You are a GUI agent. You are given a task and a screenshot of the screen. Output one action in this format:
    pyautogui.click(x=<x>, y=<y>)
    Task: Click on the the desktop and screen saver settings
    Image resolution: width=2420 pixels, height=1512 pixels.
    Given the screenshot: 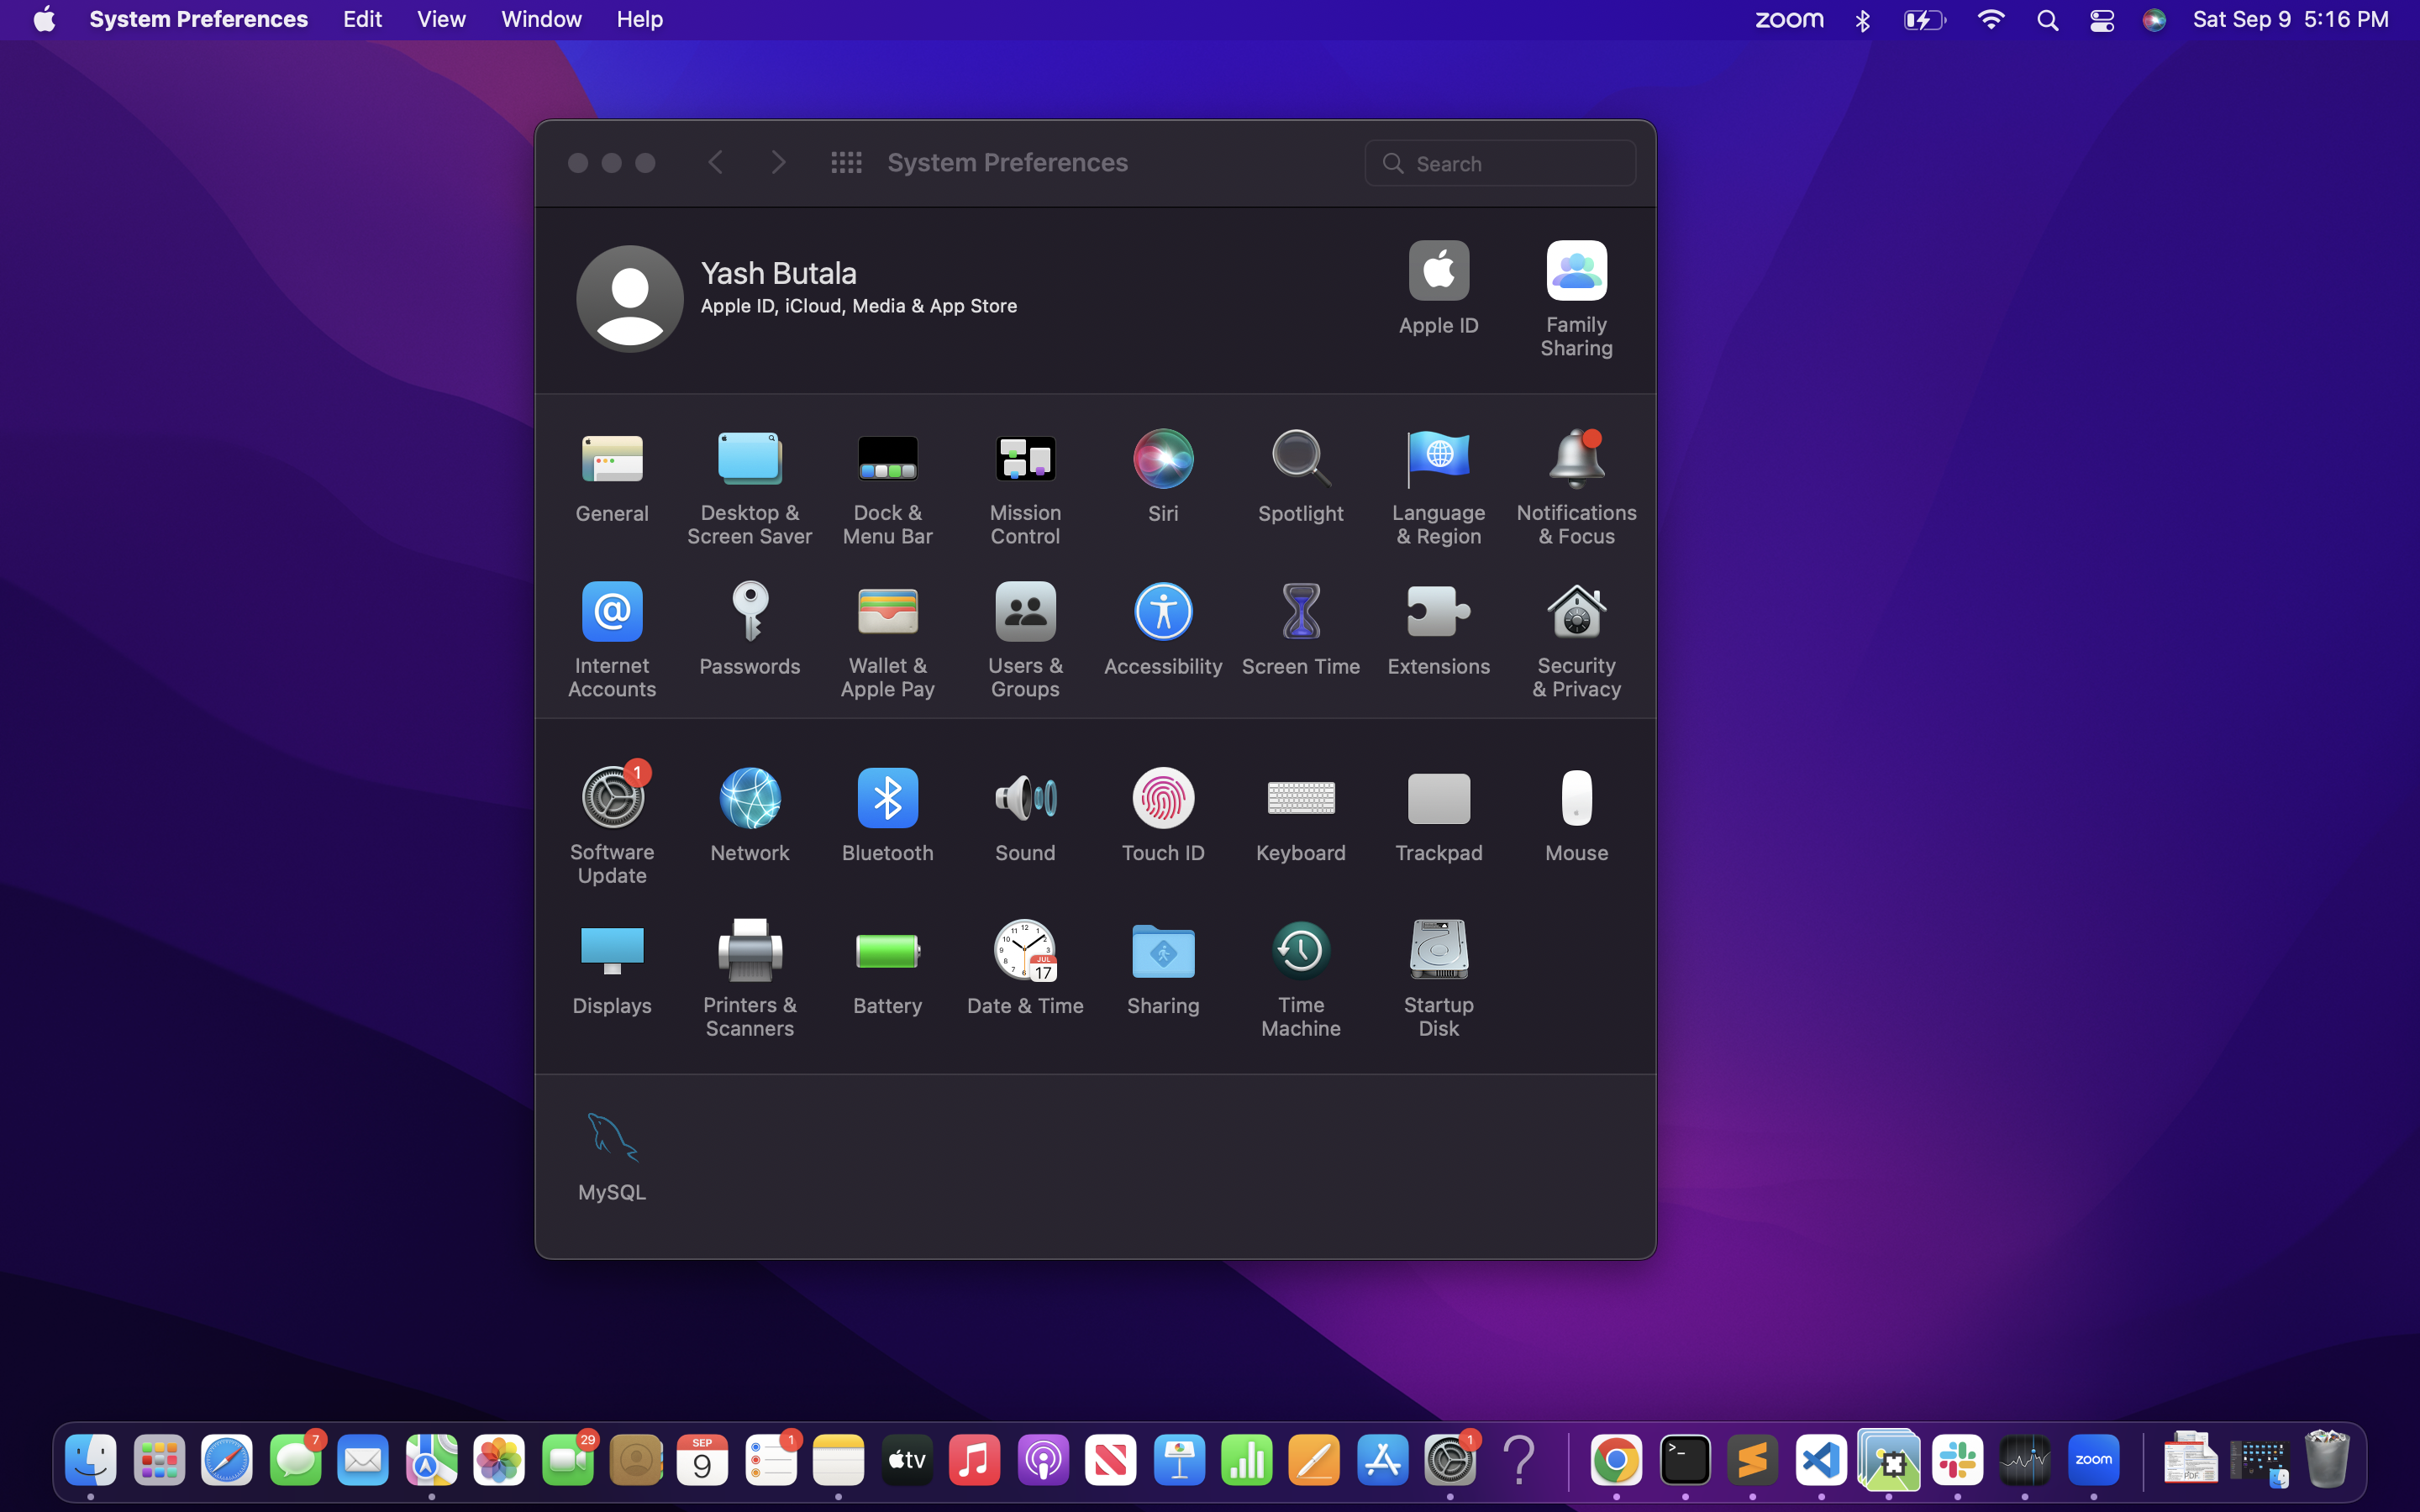 What is the action you would take?
    pyautogui.click(x=750, y=487)
    